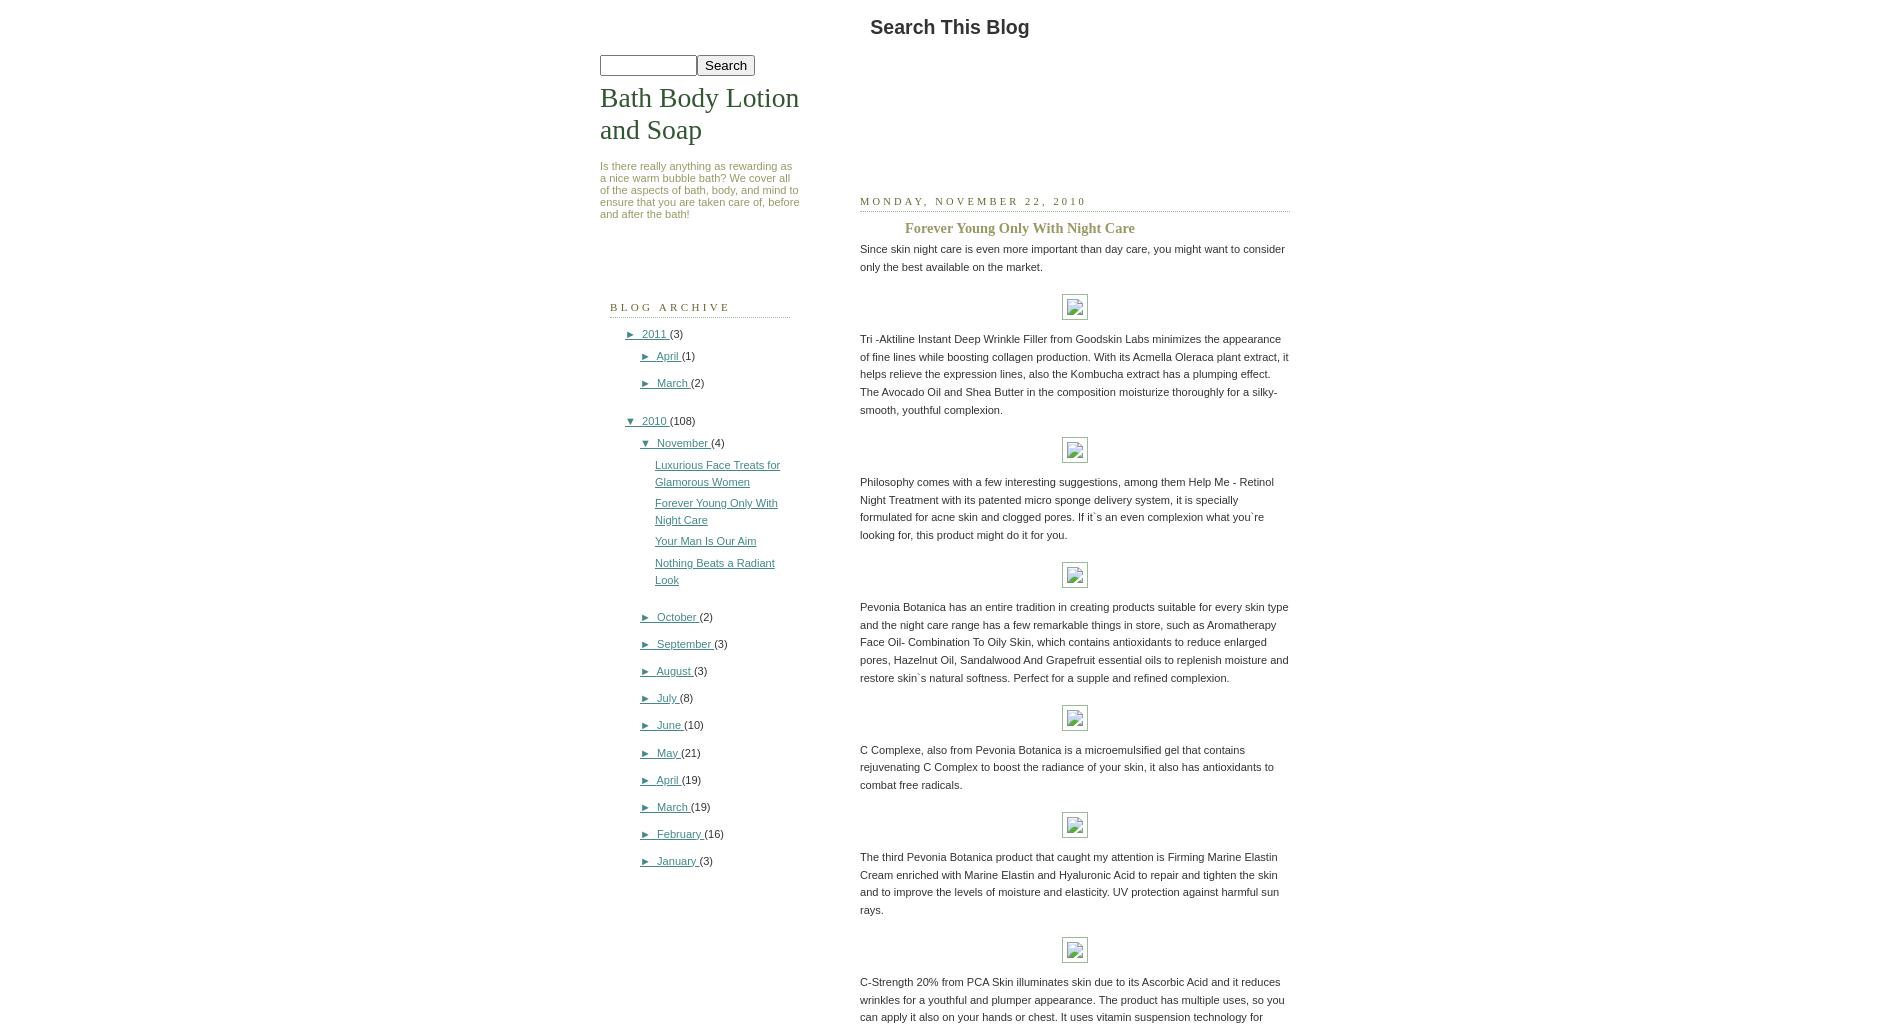 The image size is (1900, 1028). I want to click on '(4)', so click(716, 442).